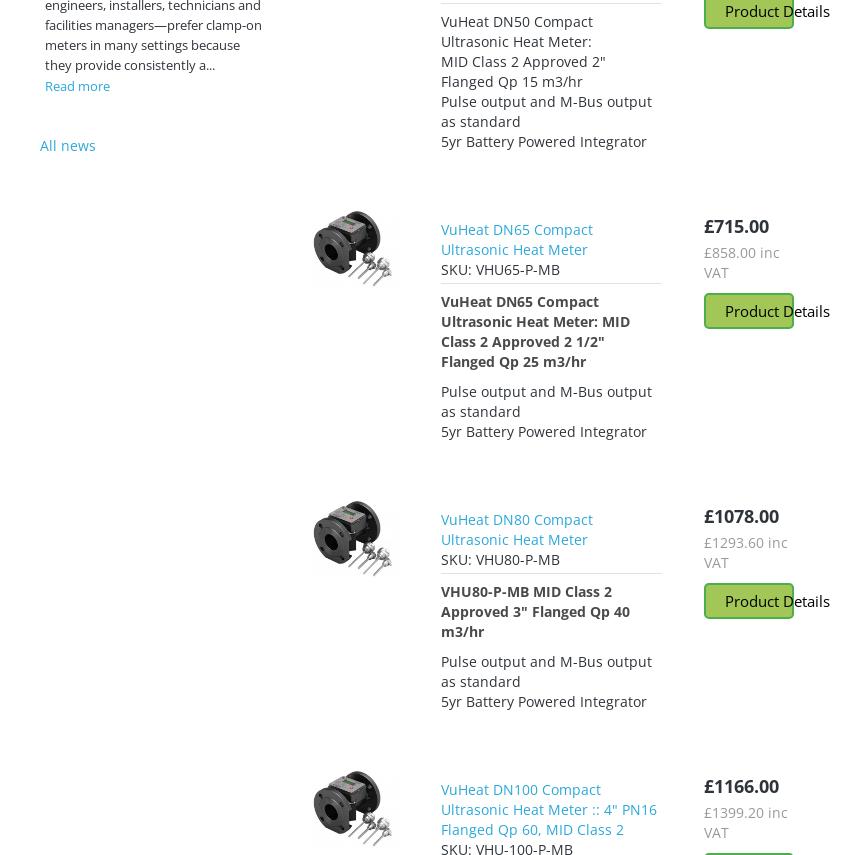 The width and height of the screenshot is (851, 855). Describe the element at coordinates (741, 261) in the screenshot. I see `'£858.00 inc VAT'` at that location.